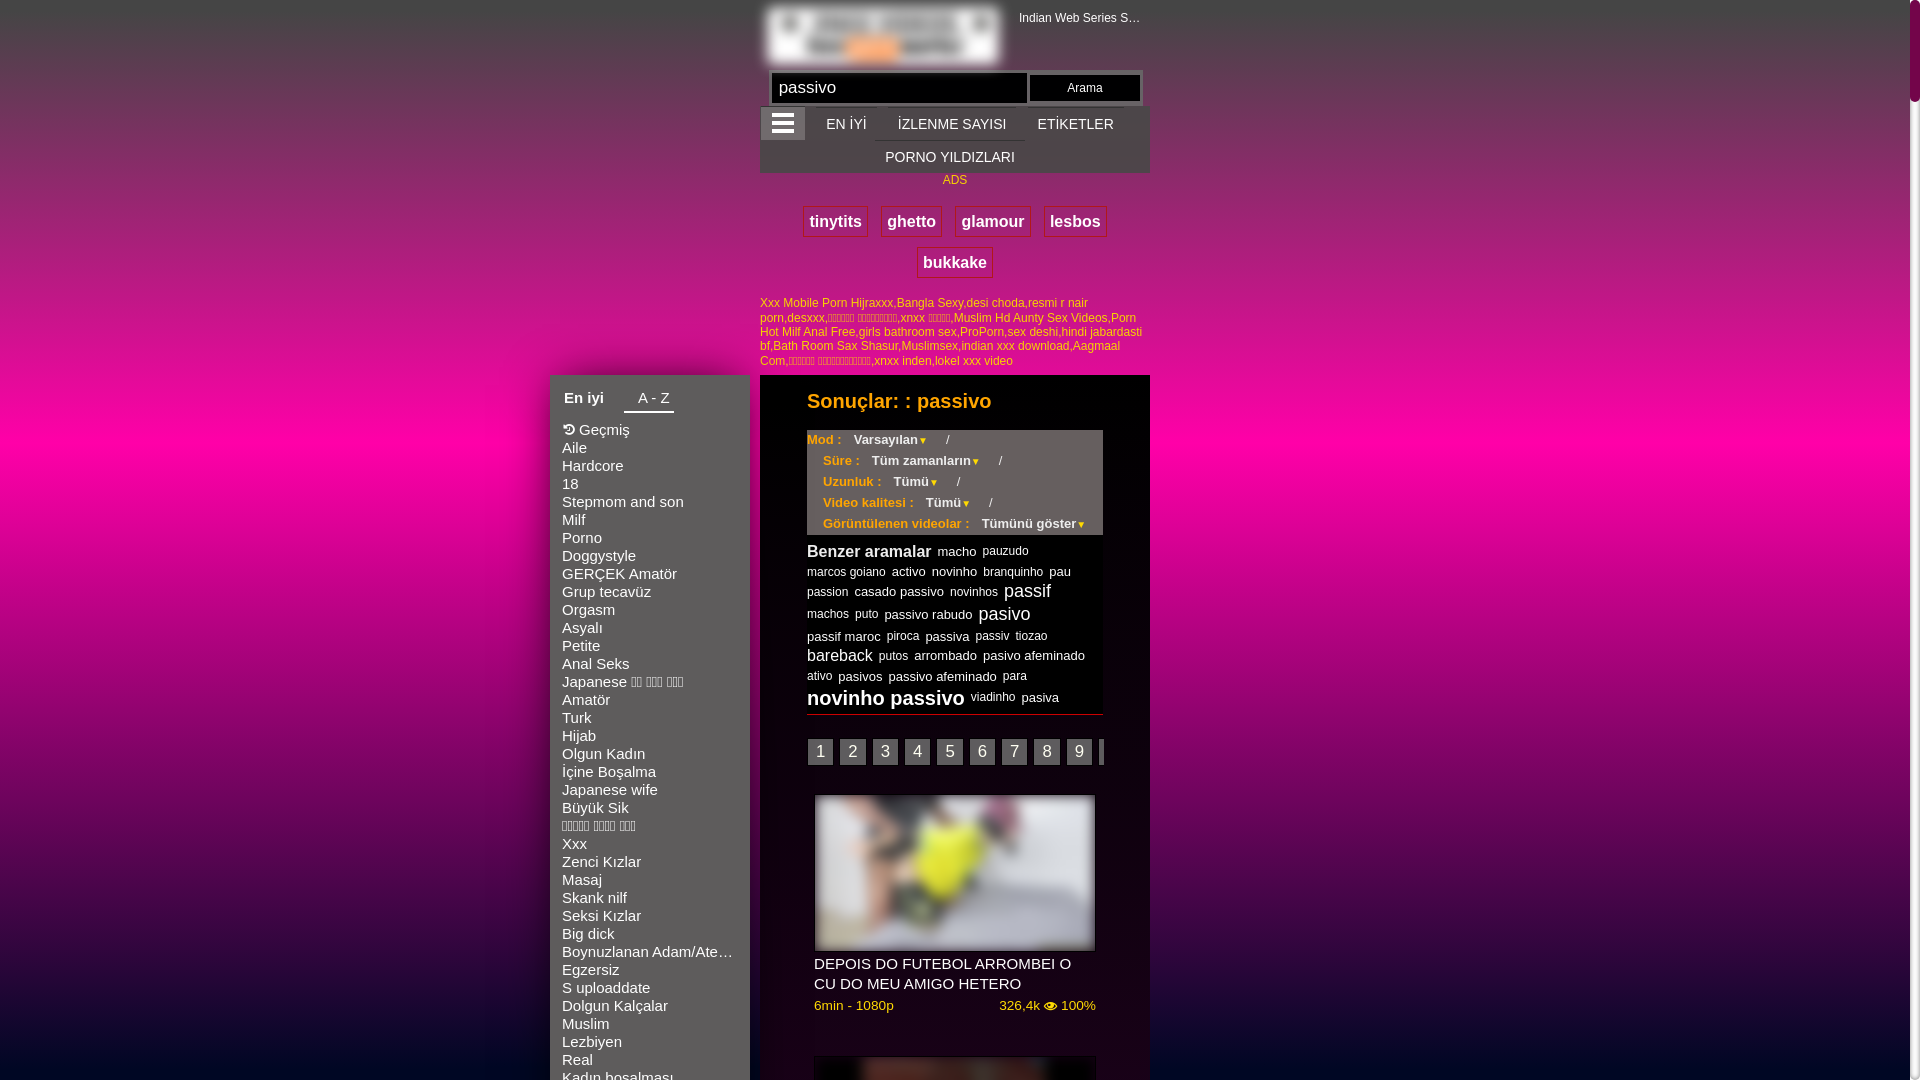 The height and width of the screenshot is (1080, 1920). What do you see at coordinates (560, 1040) in the screenshot?
I see `'Lezbiyen'` at bounding box center [560, 1040].